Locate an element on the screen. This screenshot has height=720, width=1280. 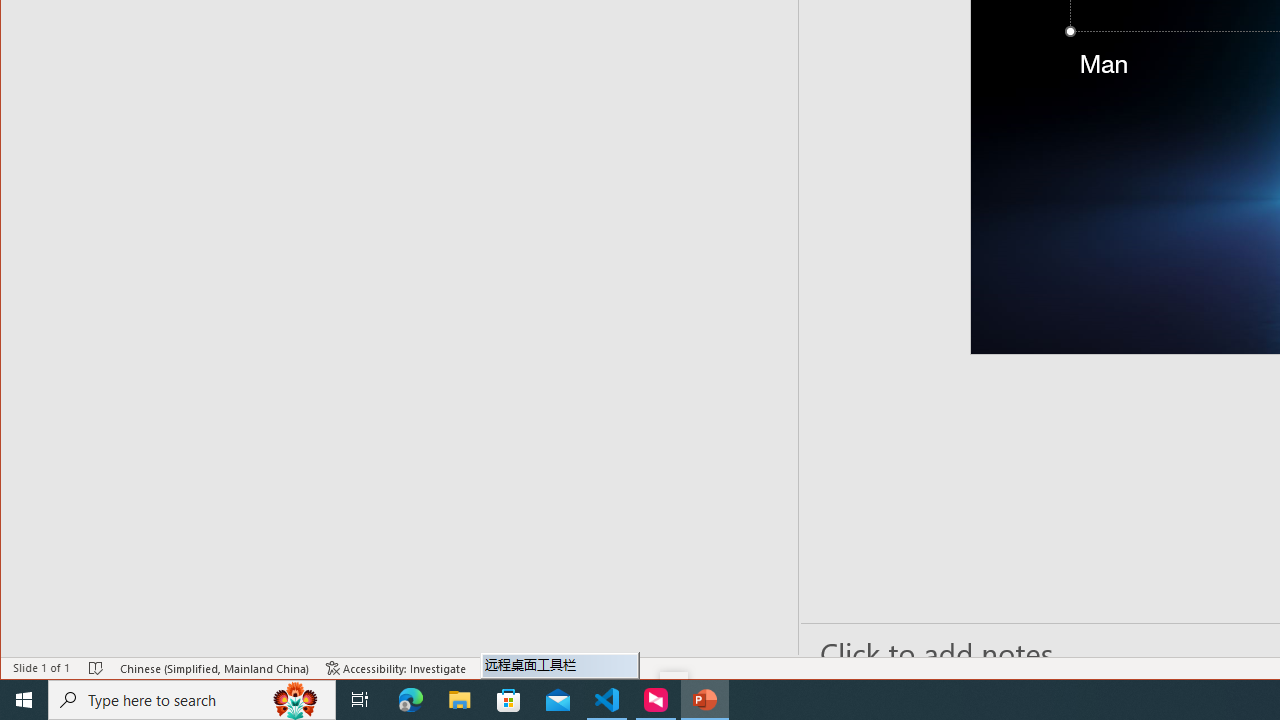
'PowerPoint - 1 running window' is located at coordinates (705, 698).